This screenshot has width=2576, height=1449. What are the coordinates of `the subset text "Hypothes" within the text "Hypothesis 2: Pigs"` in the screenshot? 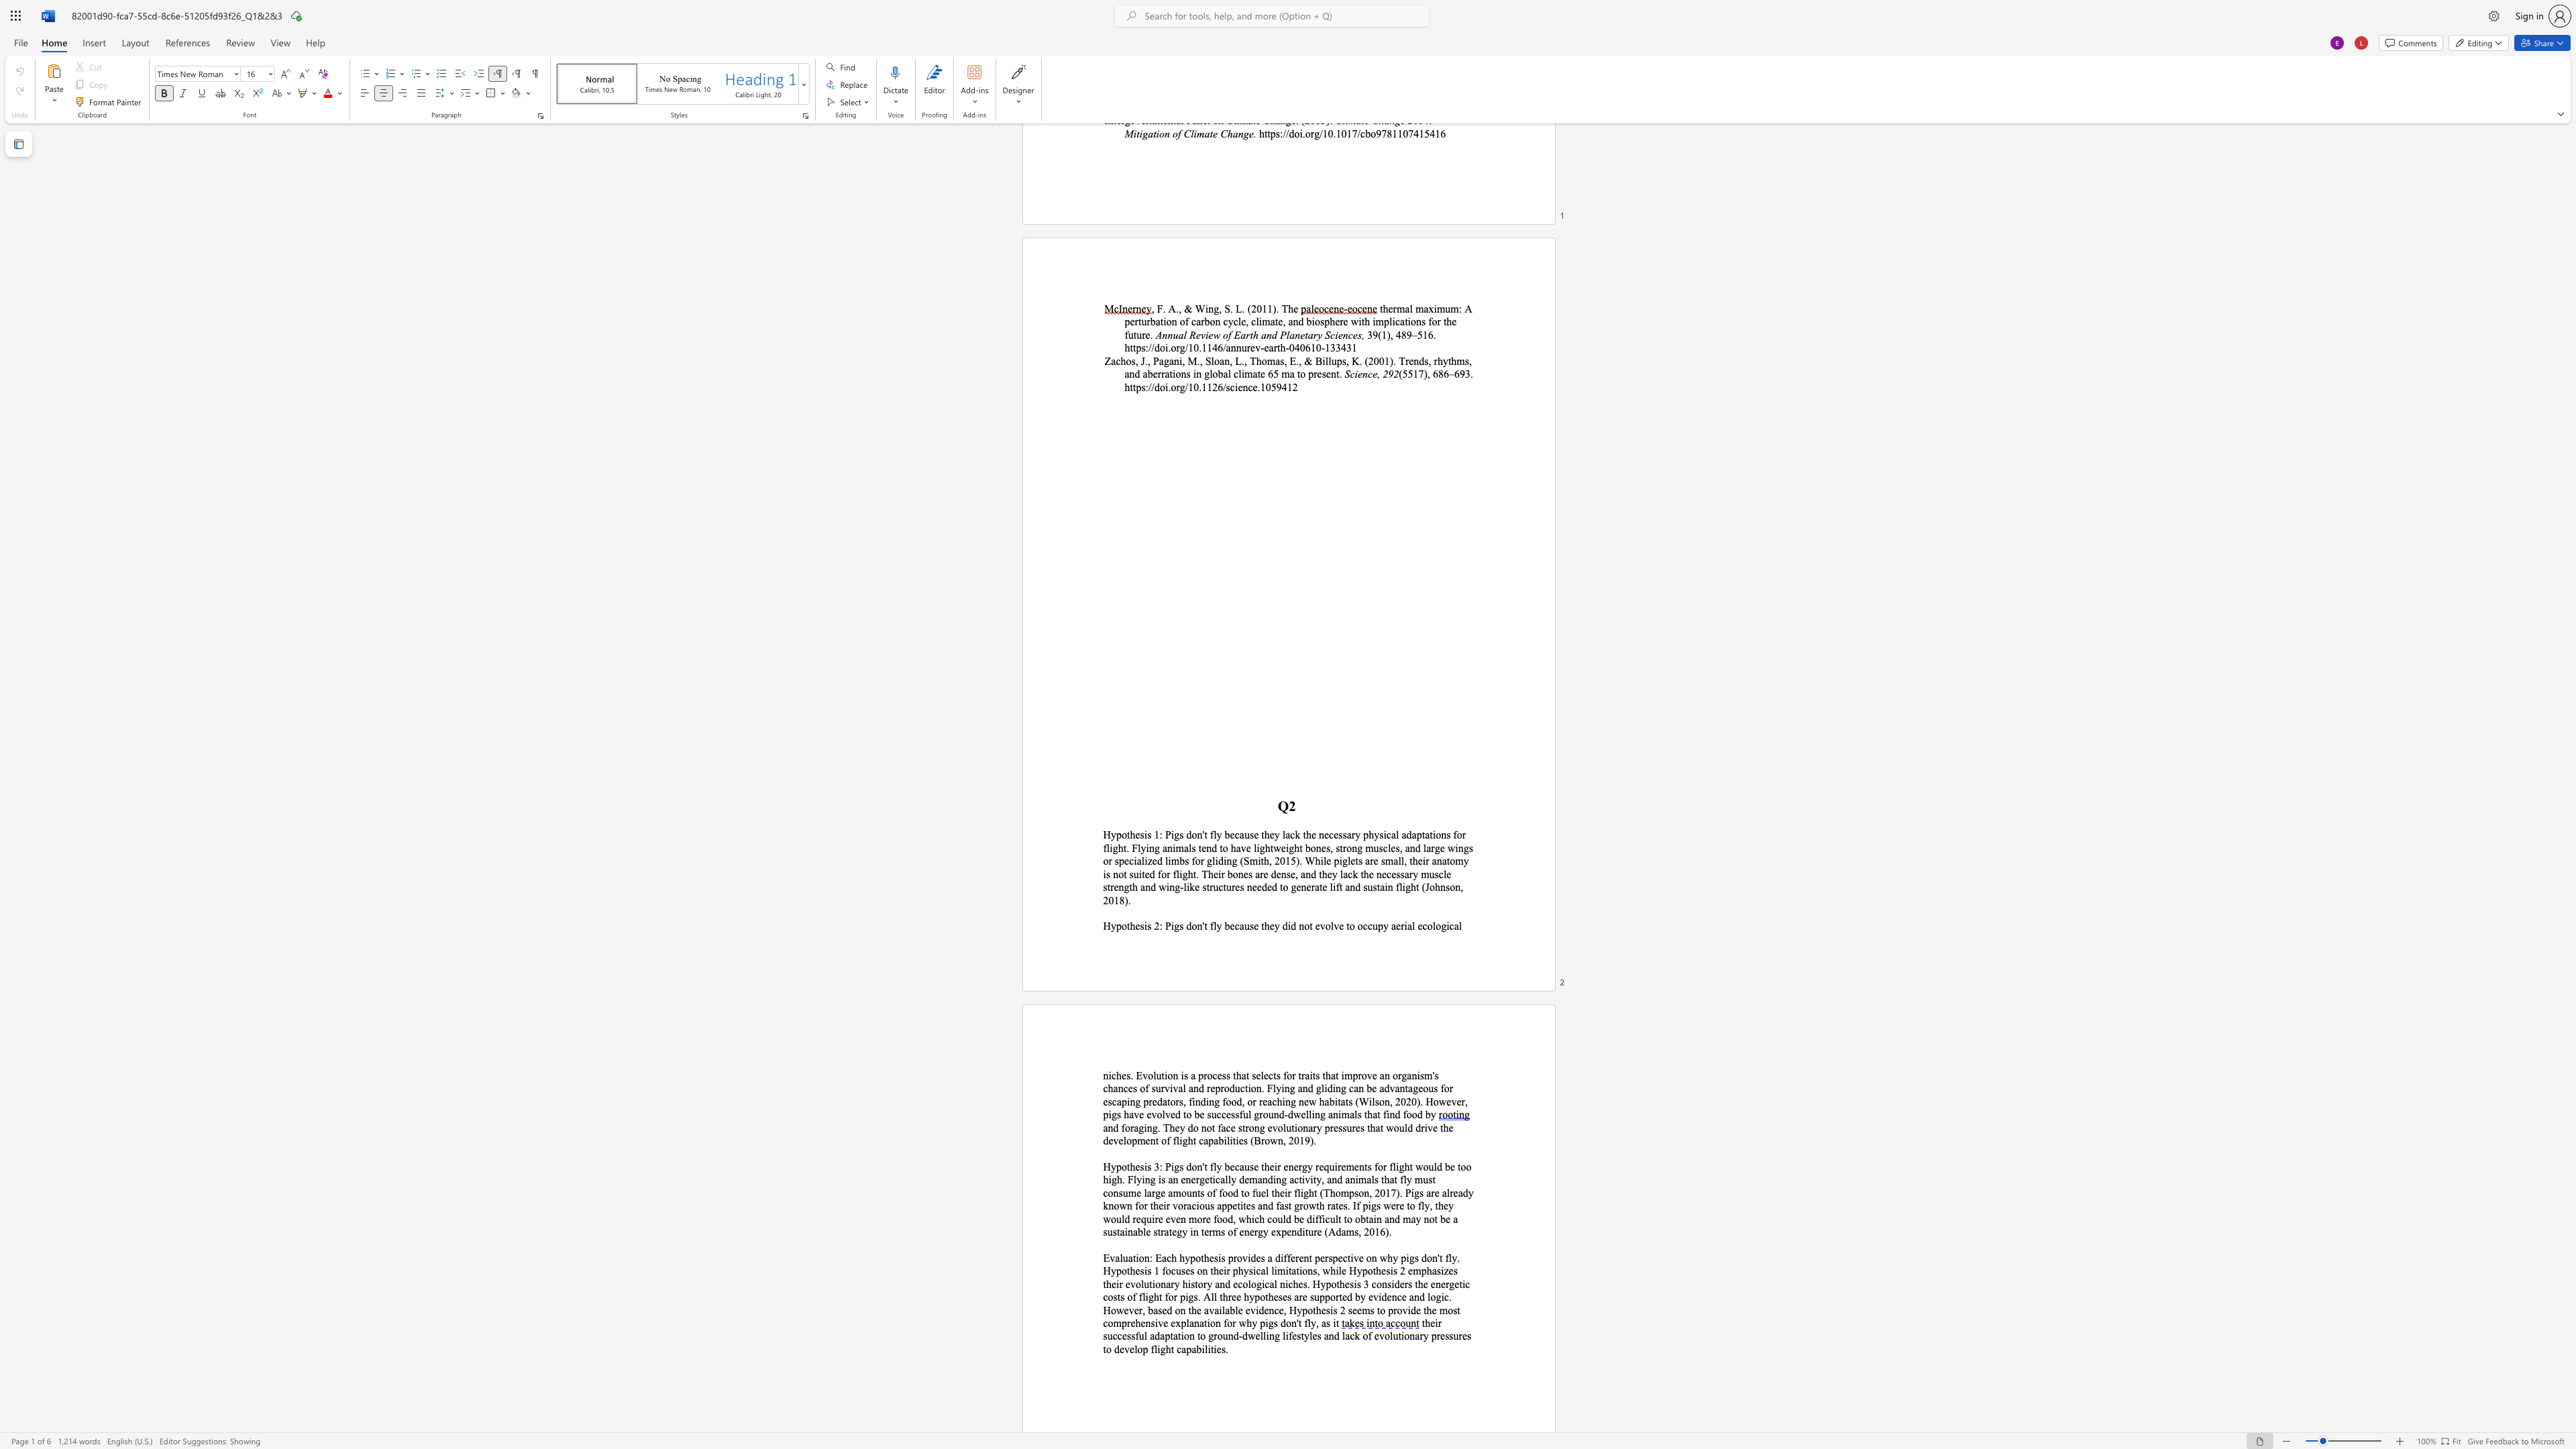 It's located at (1103, 924).